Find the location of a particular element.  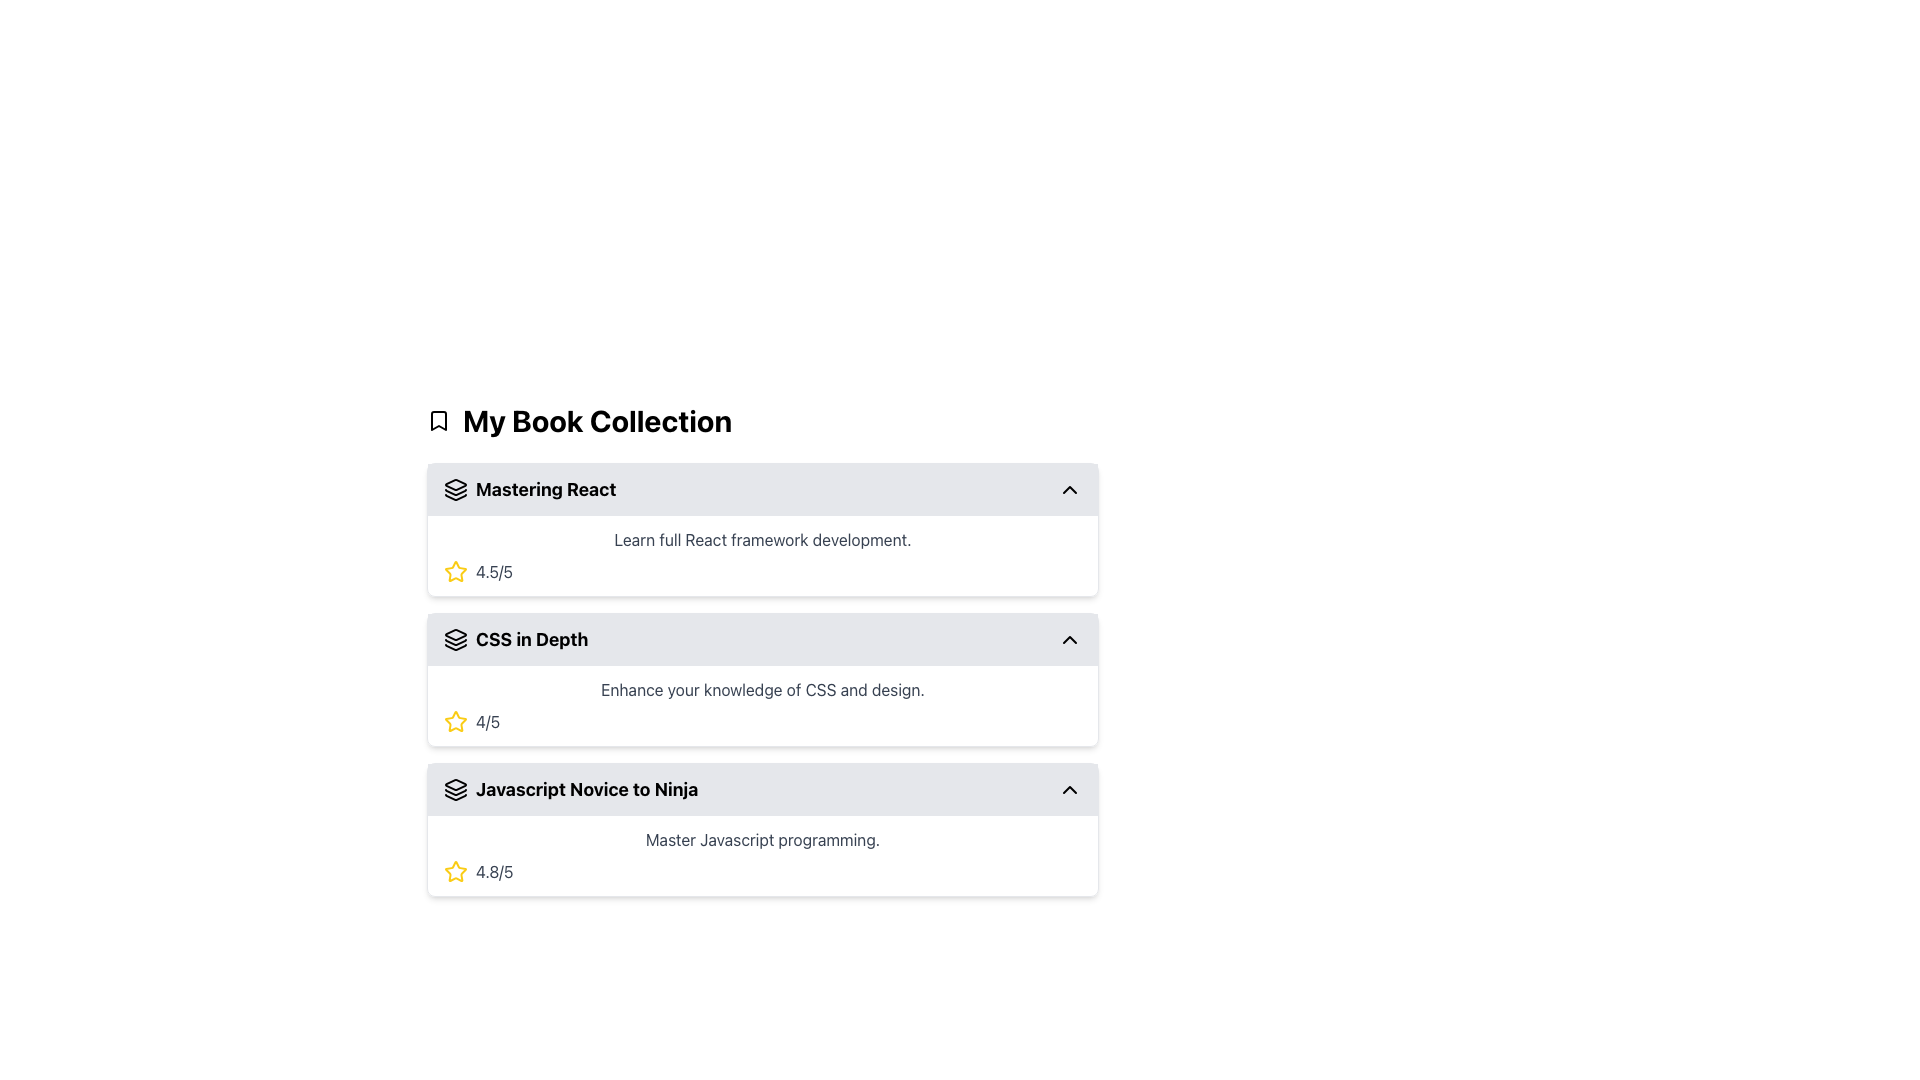

the static text displaying the rating information for the book 'CSS in Depth' located in the second section of 'My Book Collection' is located at coordinates (762, 704).